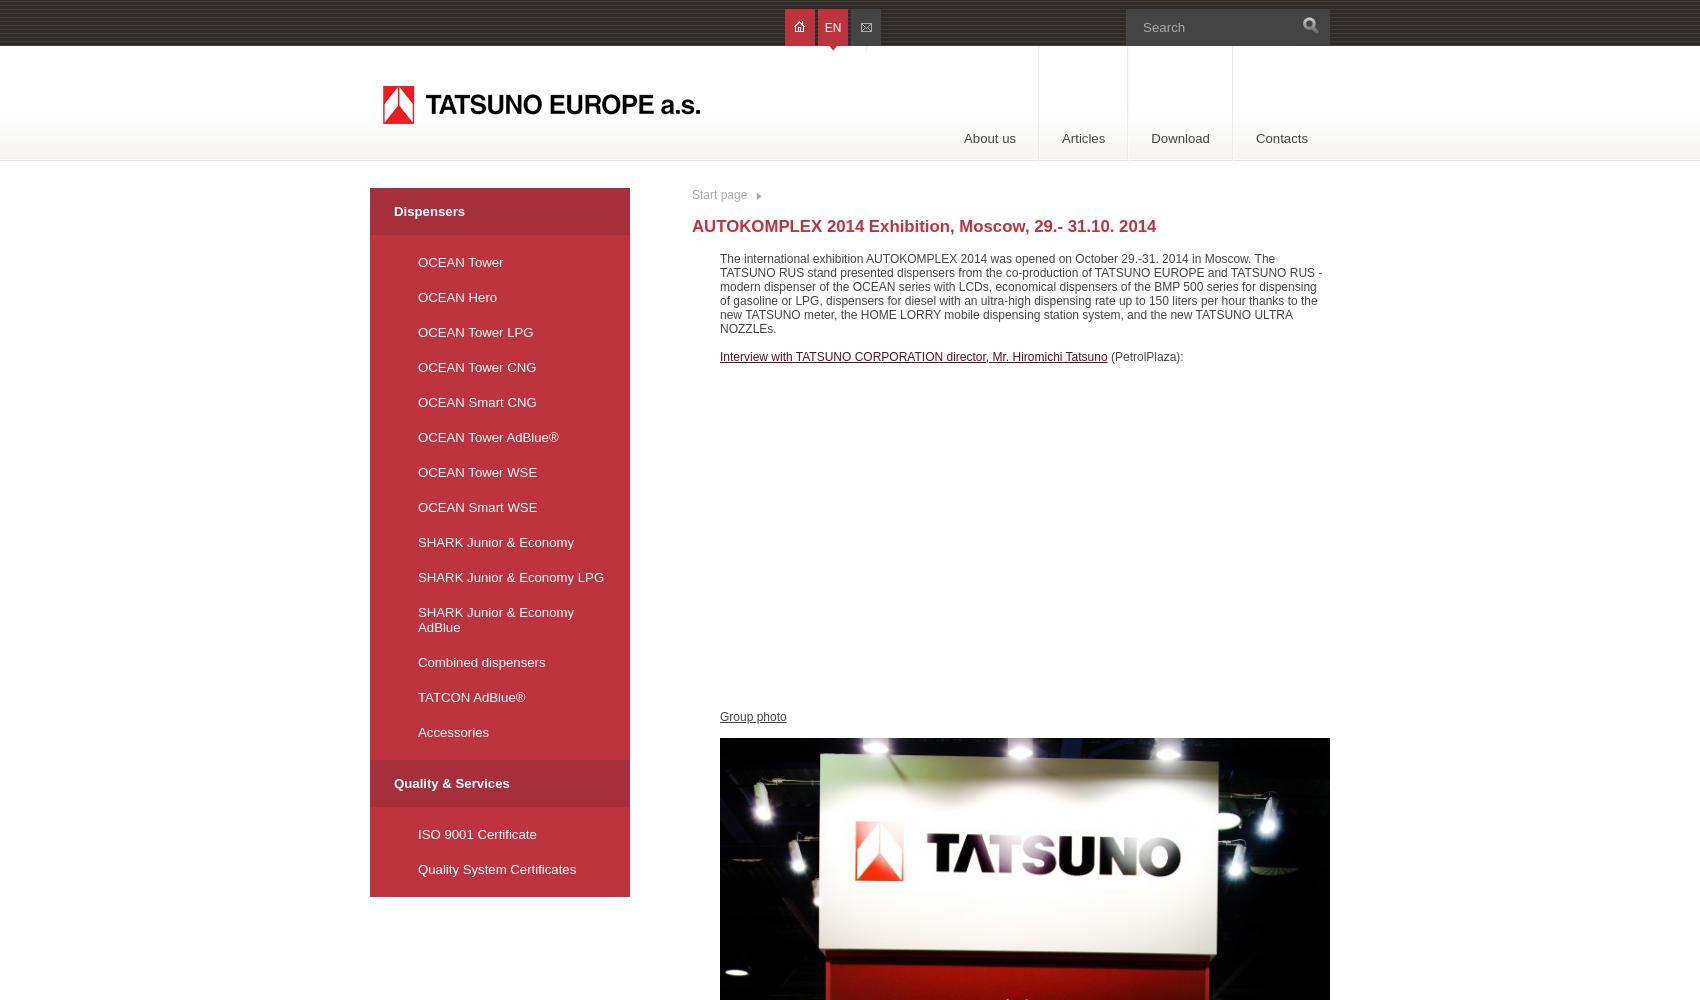  What do you see at coordinates (477, 471) in the screenshot?
I see `'OCEAN Tower WSE'` at bounding box center [477, 471].